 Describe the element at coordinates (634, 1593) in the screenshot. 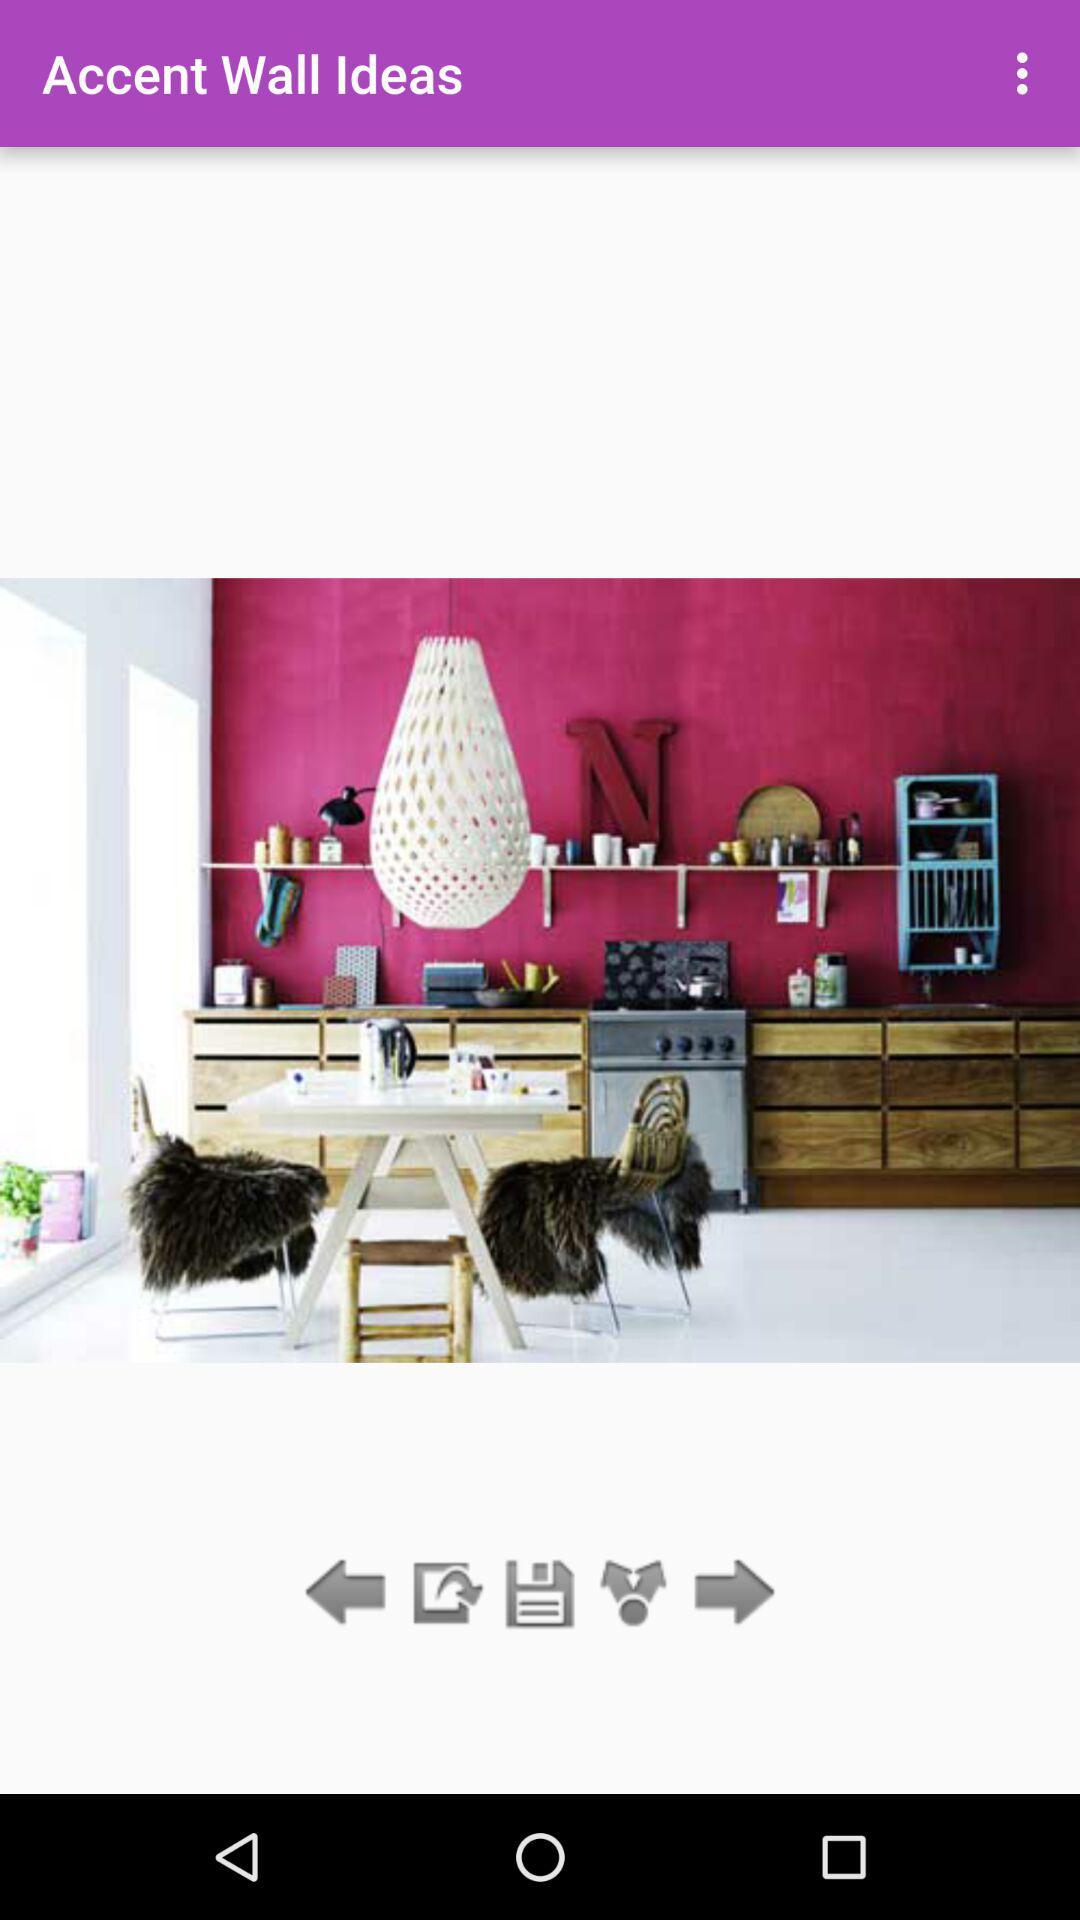

I see `share` at that location.